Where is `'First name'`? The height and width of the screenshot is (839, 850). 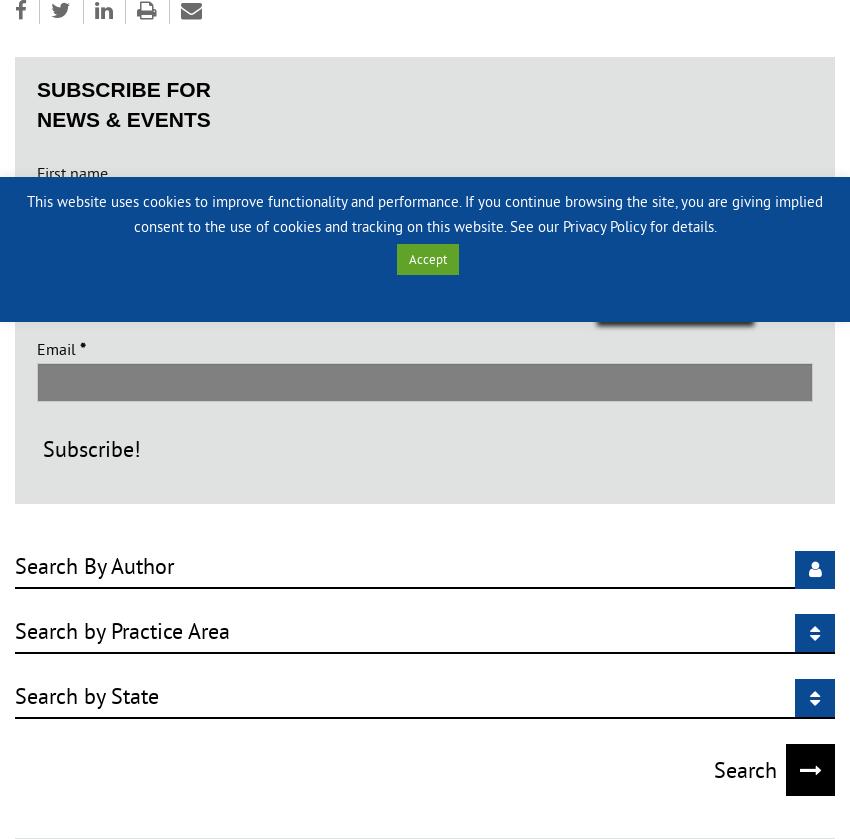 'First name' is located at coordinates (72, 171).